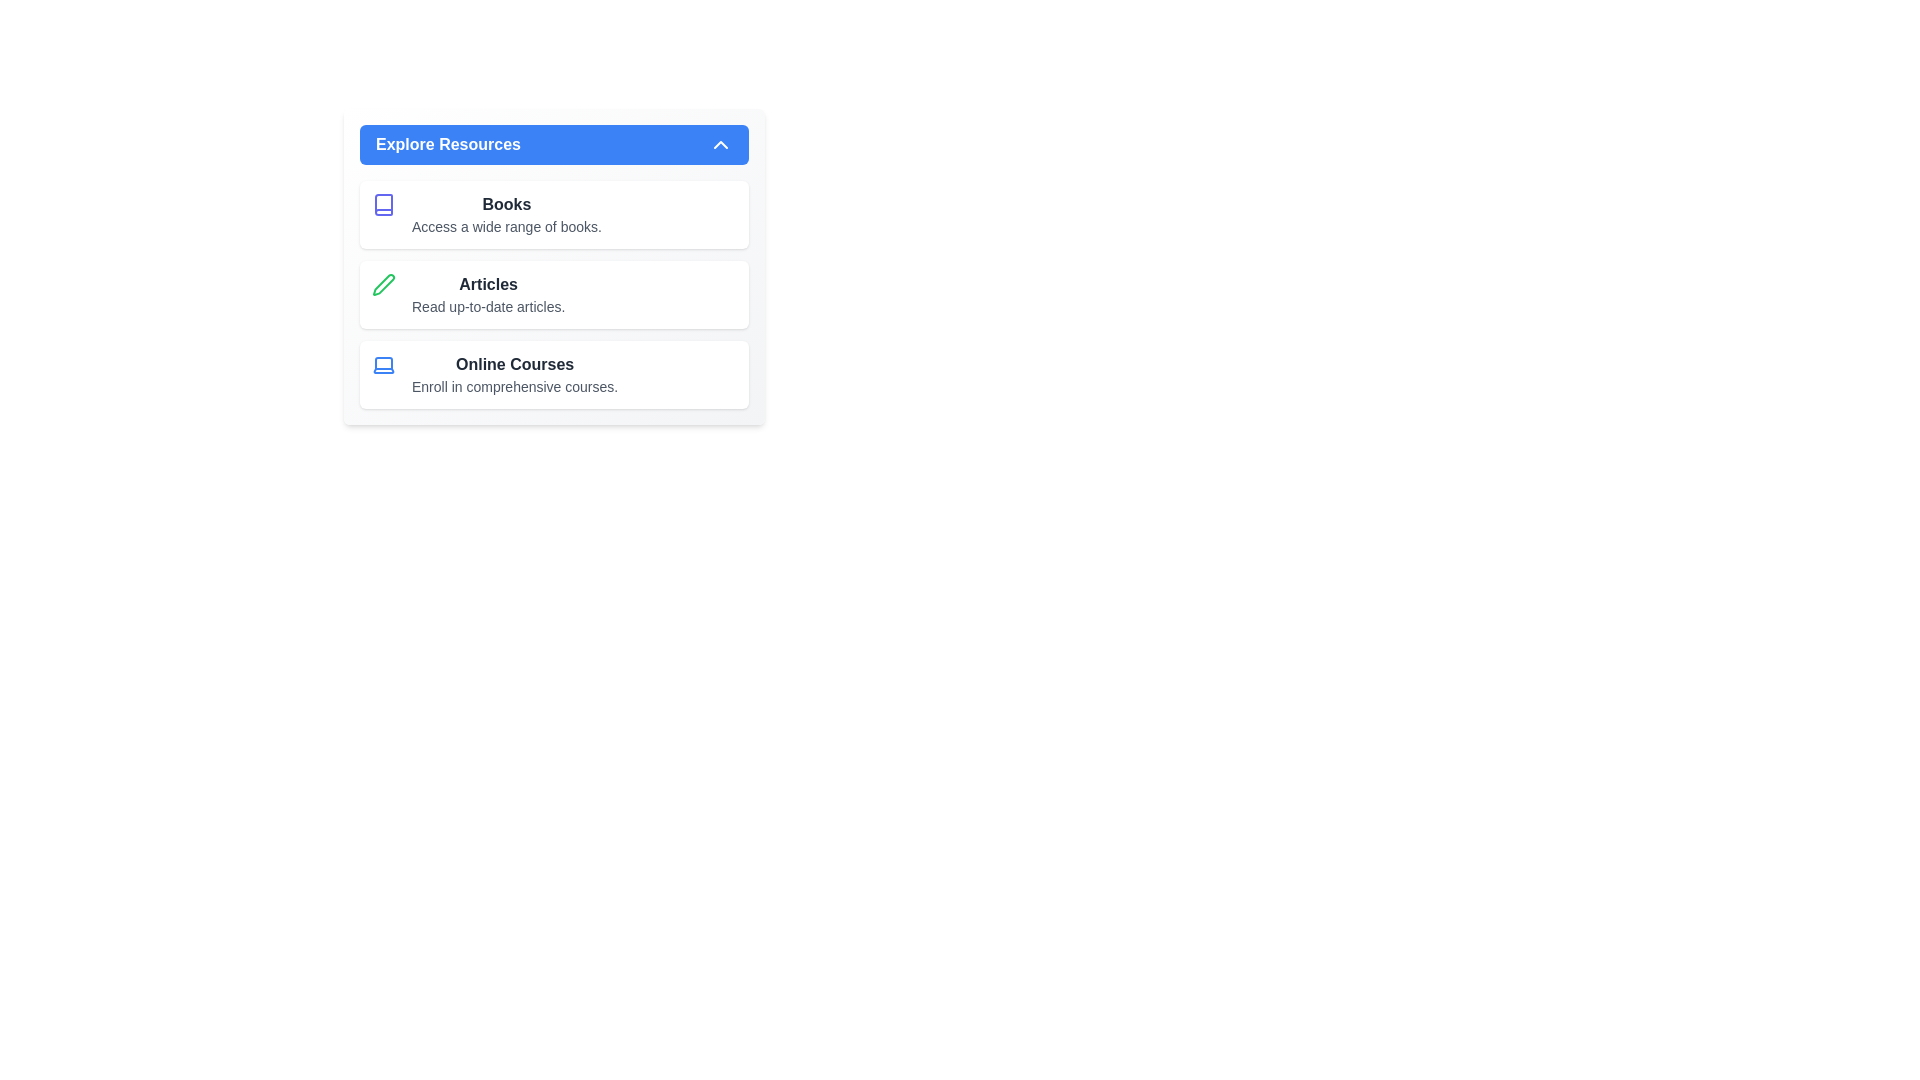 The width and height of the screenshot is (1920, 1080). What do you see at coordinates (506, 226) in the screenshot?
I see `the text label that says 'Access a wide range of books.', which is styled in a smaller font size and light gray color, positioned beneath the 'Books' headline` at bounding box center [506, 226].